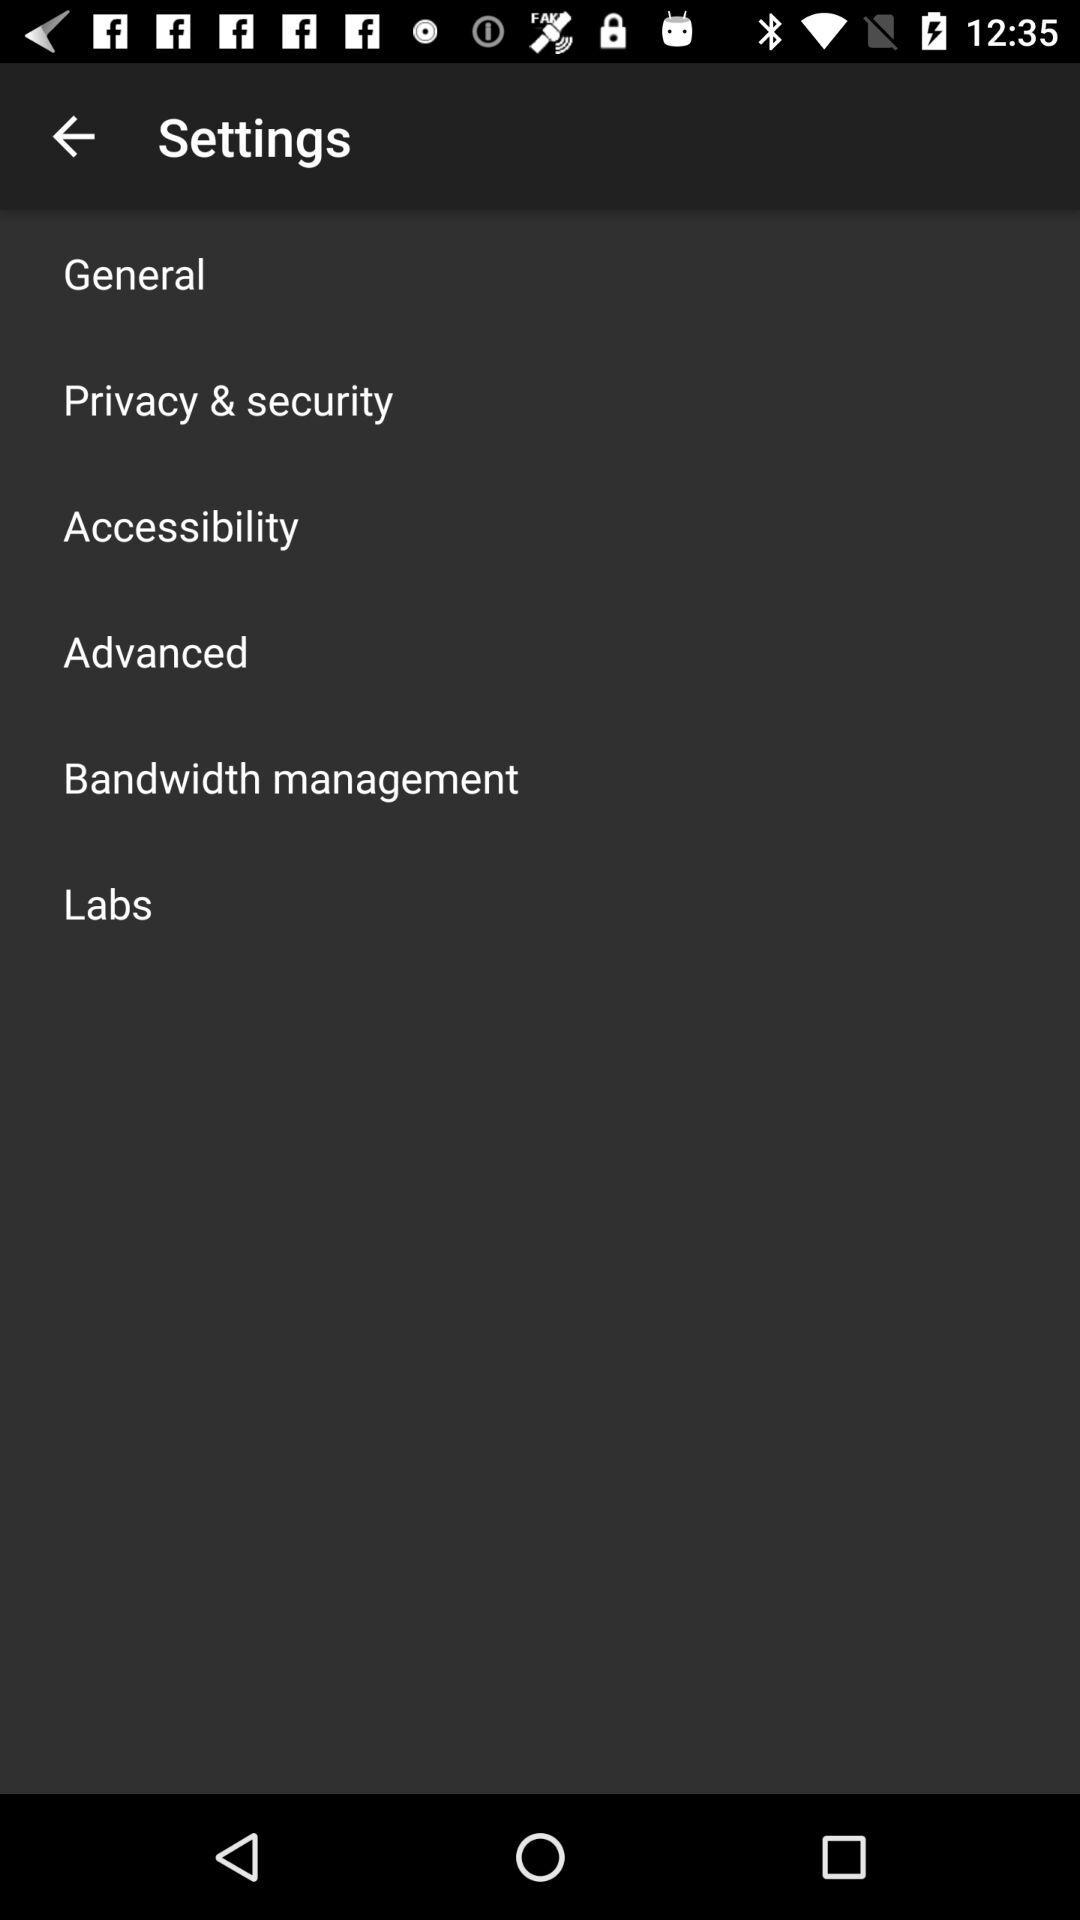  I want to click on bandwidth management item, so click(290, 776).